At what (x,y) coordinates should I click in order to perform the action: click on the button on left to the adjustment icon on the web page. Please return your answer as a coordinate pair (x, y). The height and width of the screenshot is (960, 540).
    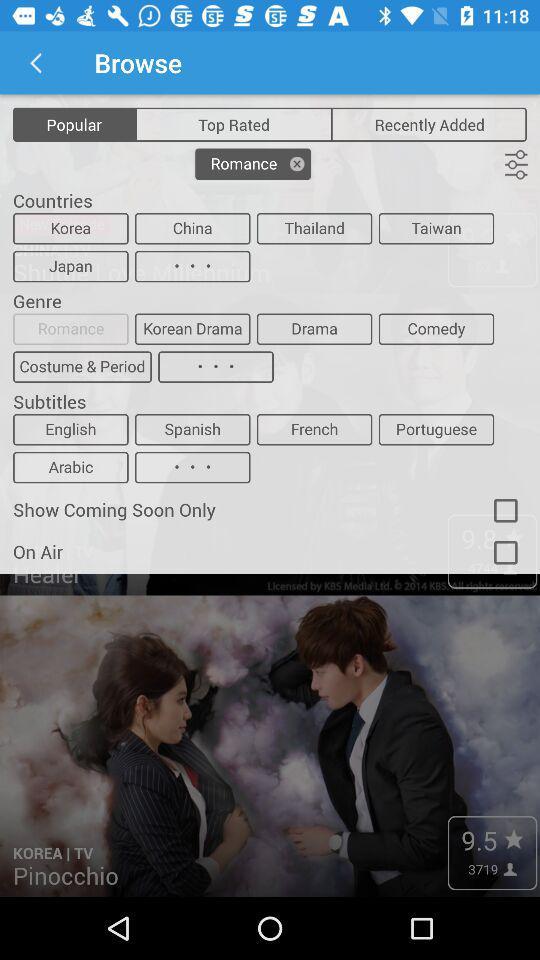
    Looking at the image, I should click on (253, 163).